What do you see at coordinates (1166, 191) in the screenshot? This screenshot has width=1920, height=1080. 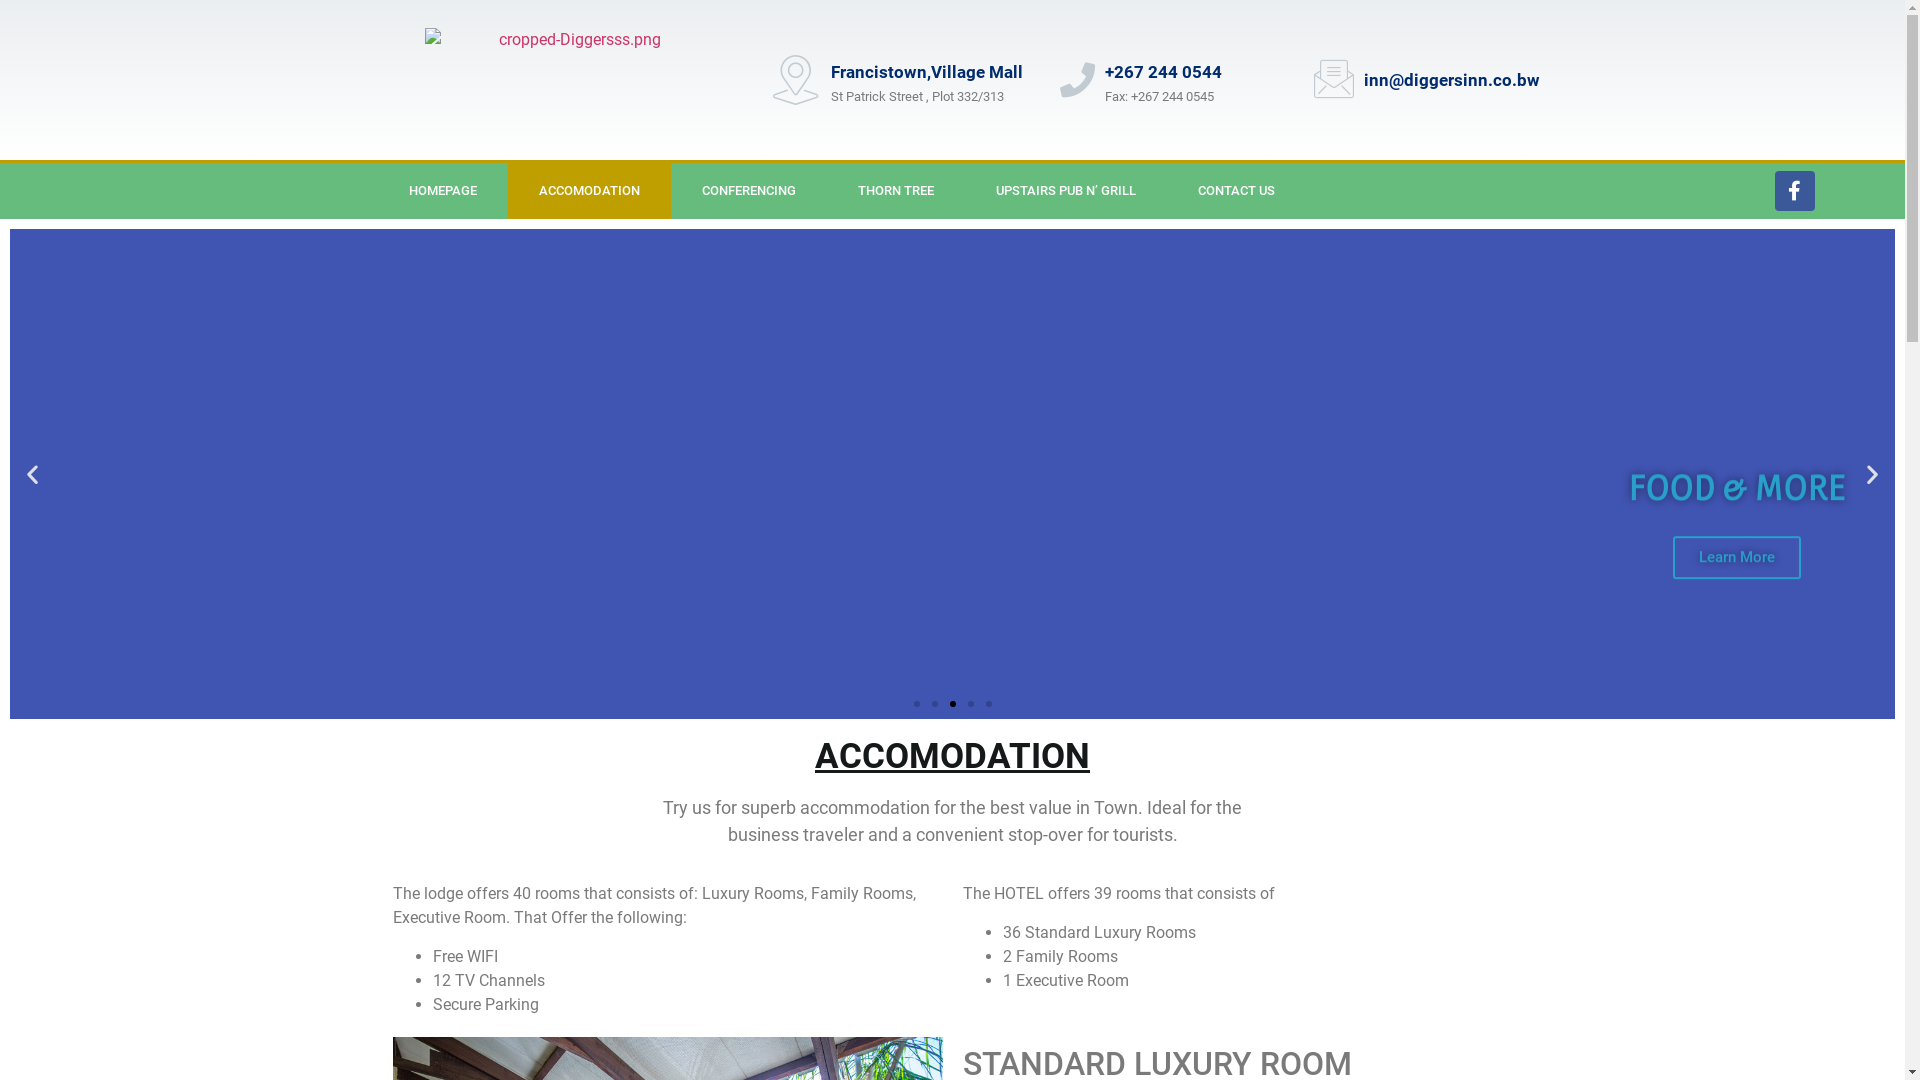 I see `'CONTACT US'` at bounding box center [1166, 191].